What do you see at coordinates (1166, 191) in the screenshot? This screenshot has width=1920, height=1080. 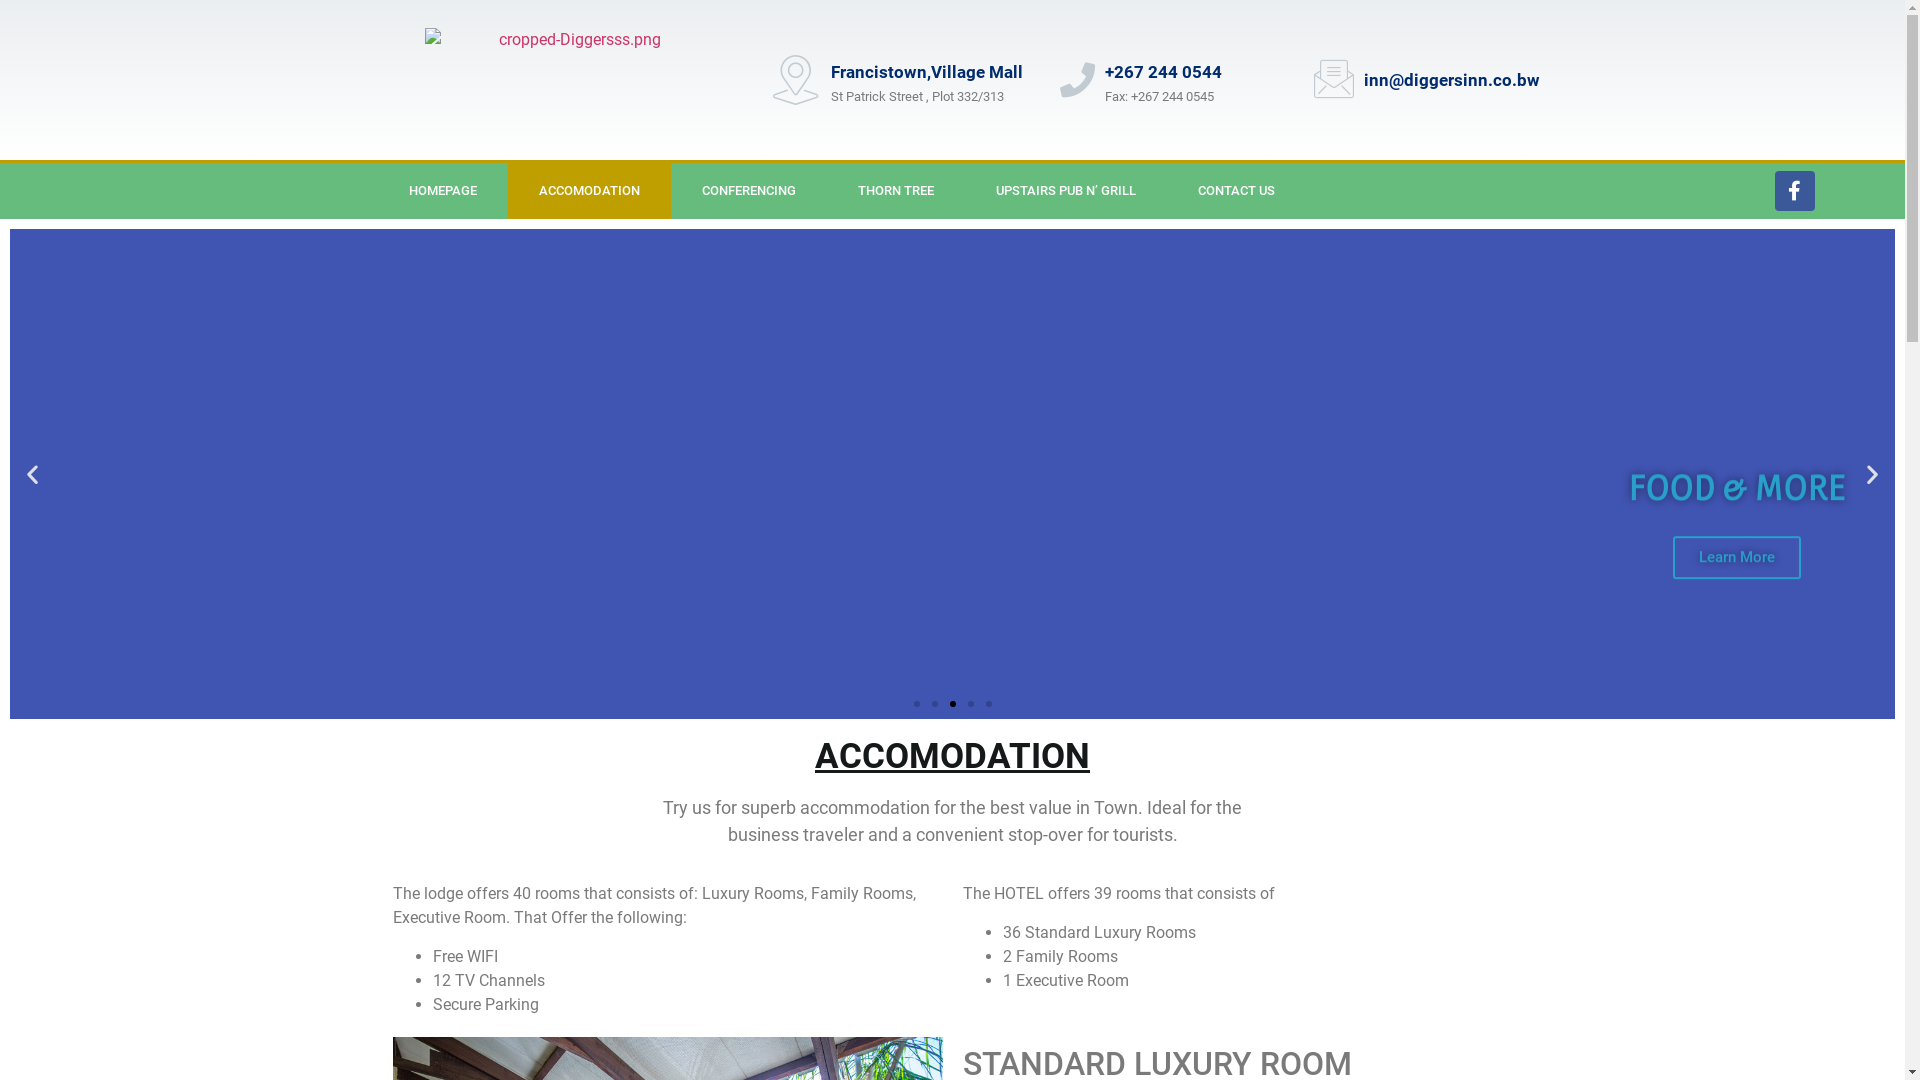 I see `'CONTACT US'` at bounding box center [1166, 191].